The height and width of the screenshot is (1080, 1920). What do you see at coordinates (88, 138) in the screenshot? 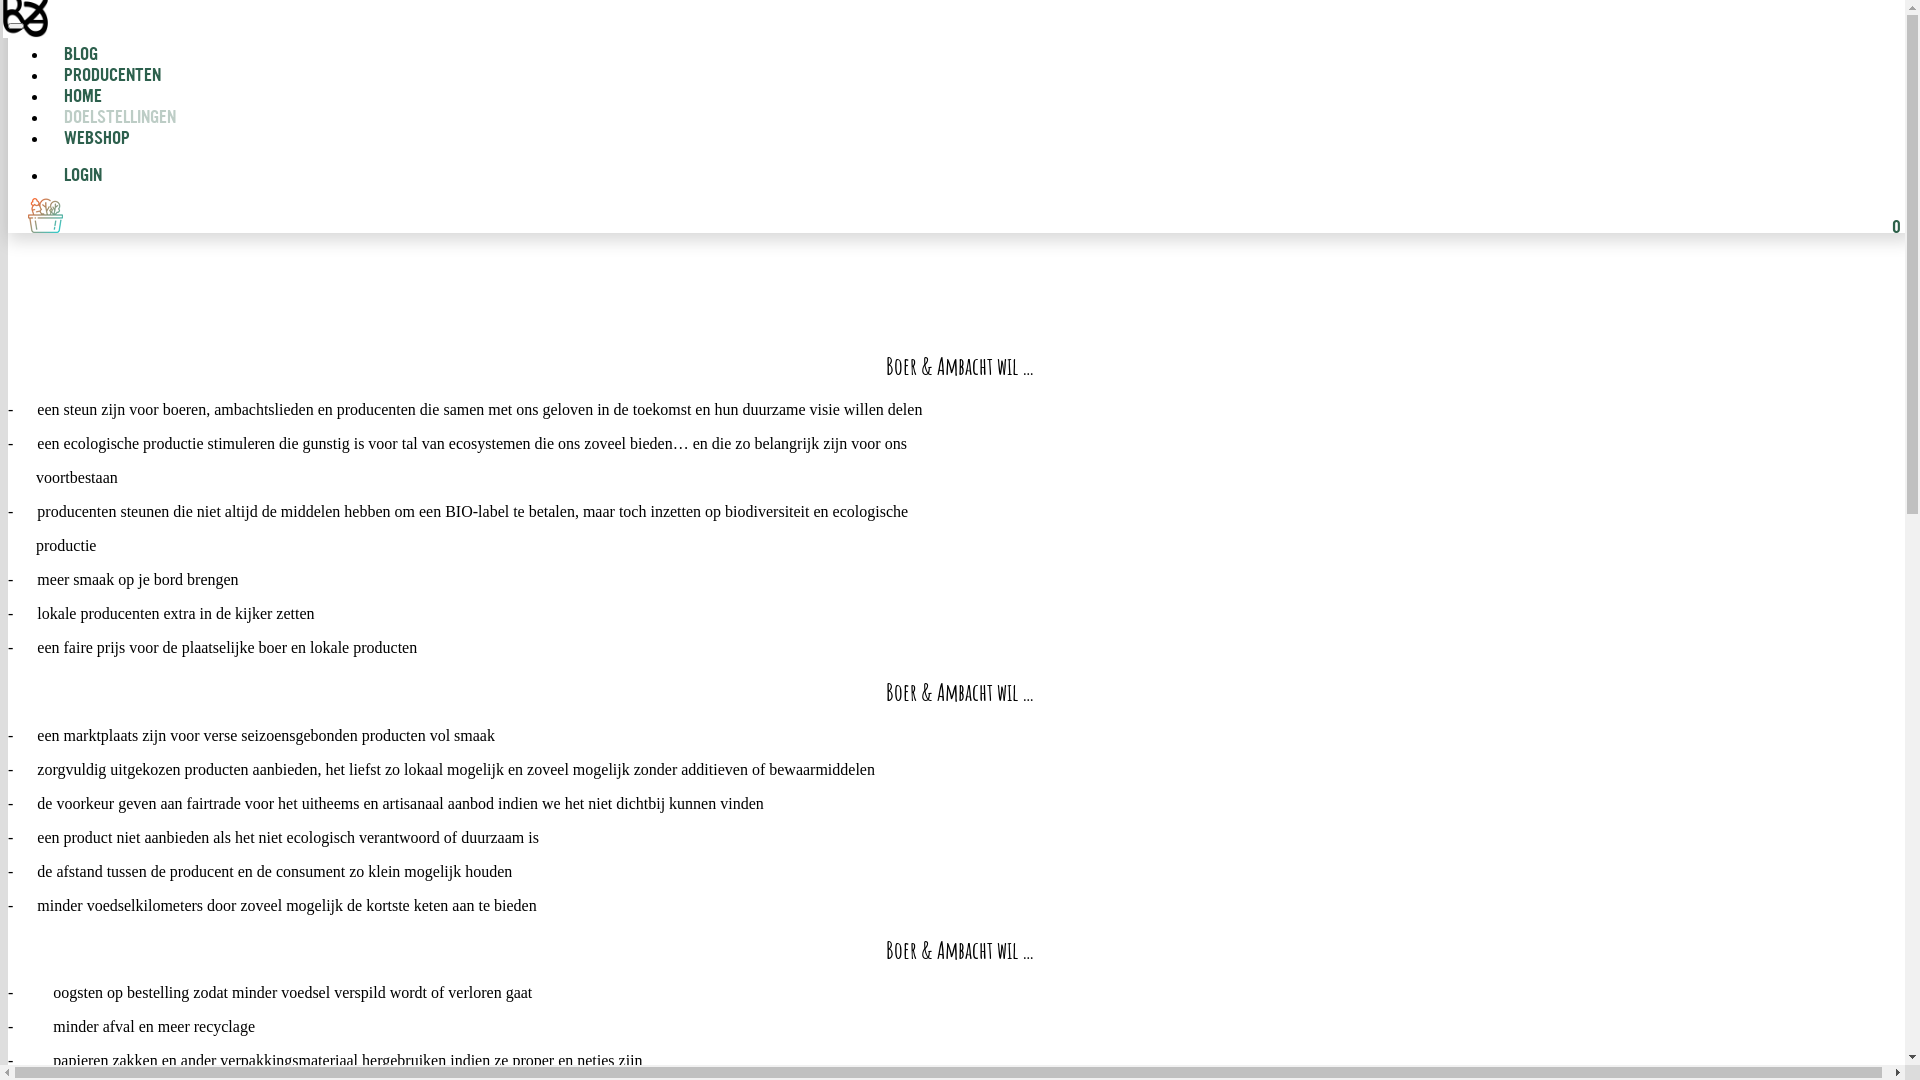
I see `'WEBSHOP'` at bounding box center [88, 138].